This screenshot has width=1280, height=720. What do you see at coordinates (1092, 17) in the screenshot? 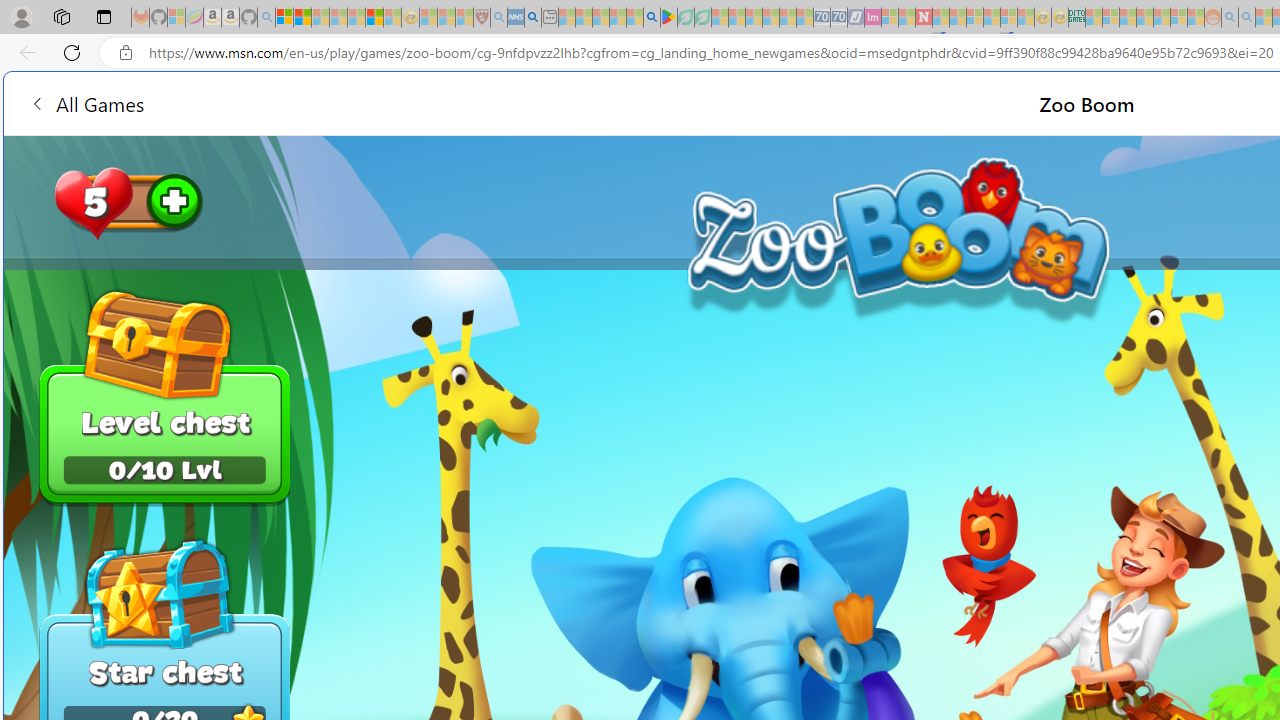
I see `'MSNBC - MSN - Sleeping'` at bounding box center [1092, 17].